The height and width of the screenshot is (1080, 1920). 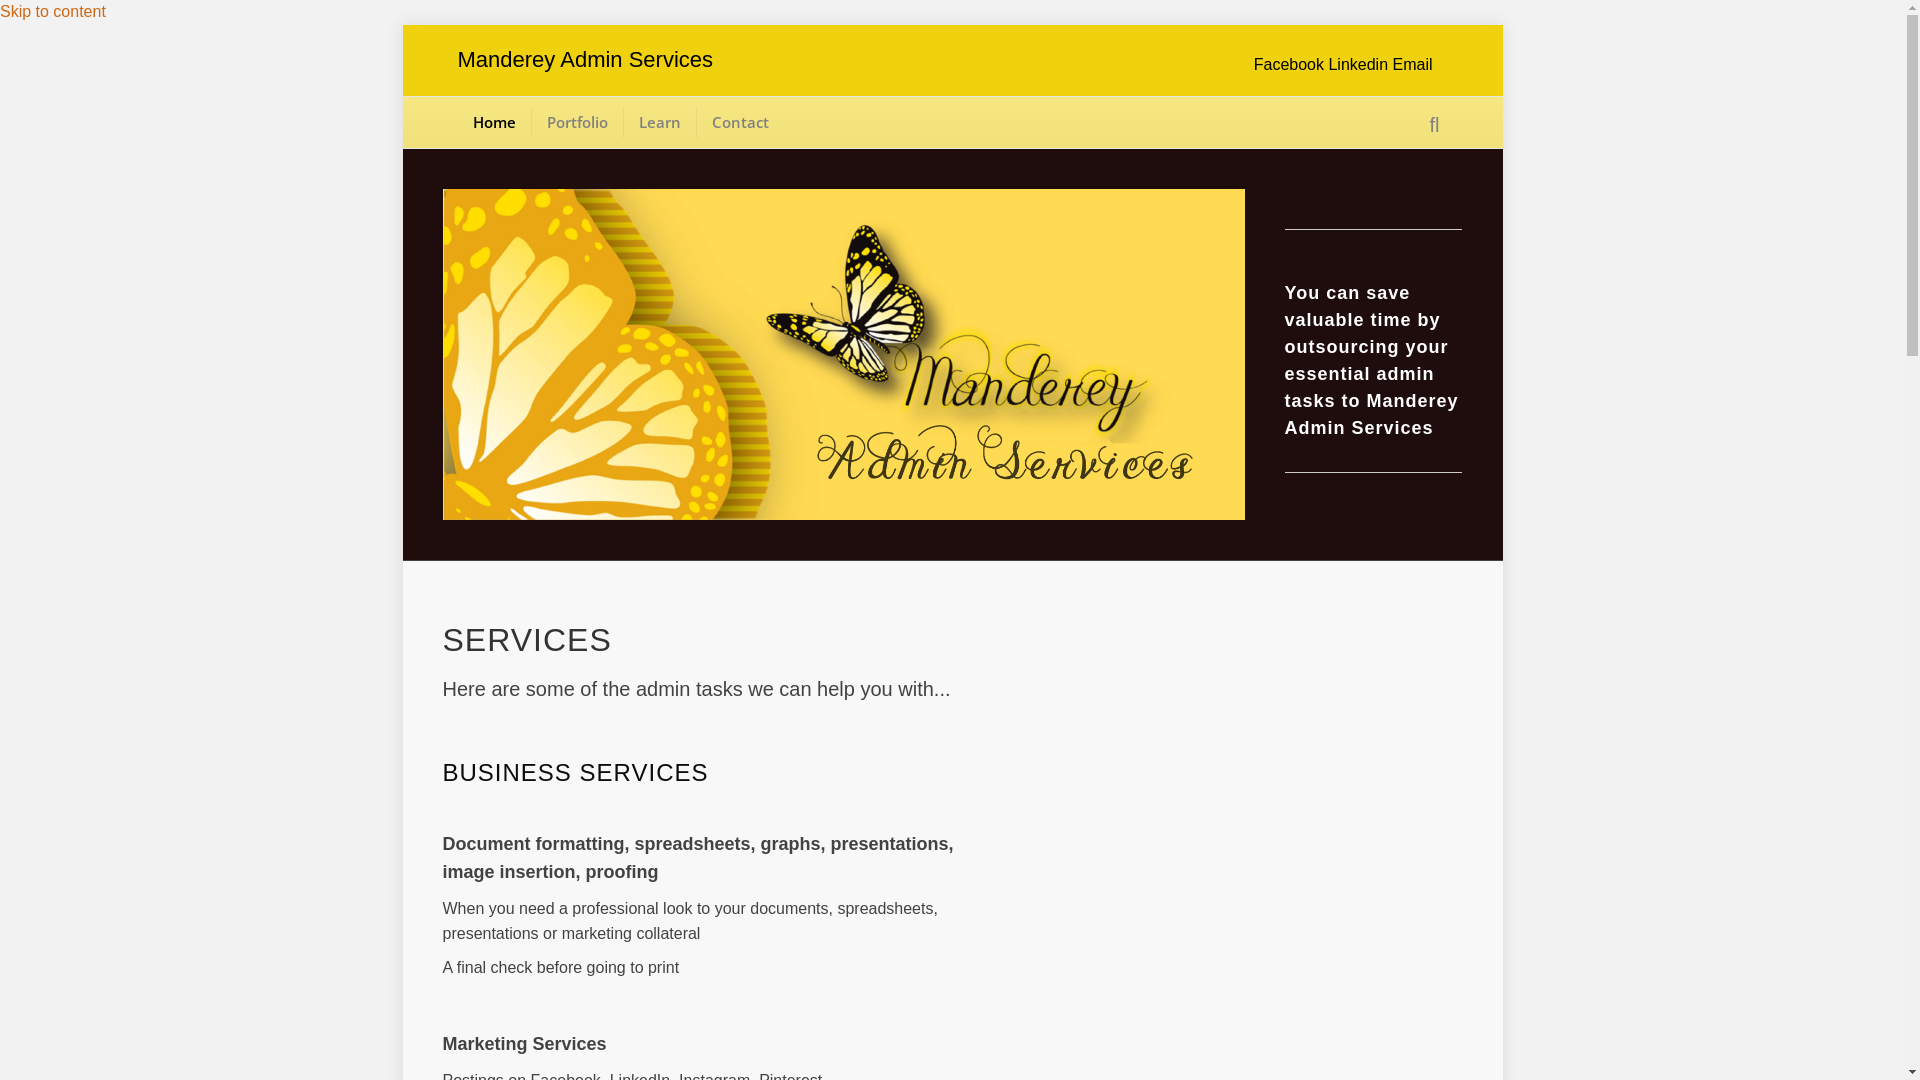 I want to click on 'Email', so click(x=1410, y=63).